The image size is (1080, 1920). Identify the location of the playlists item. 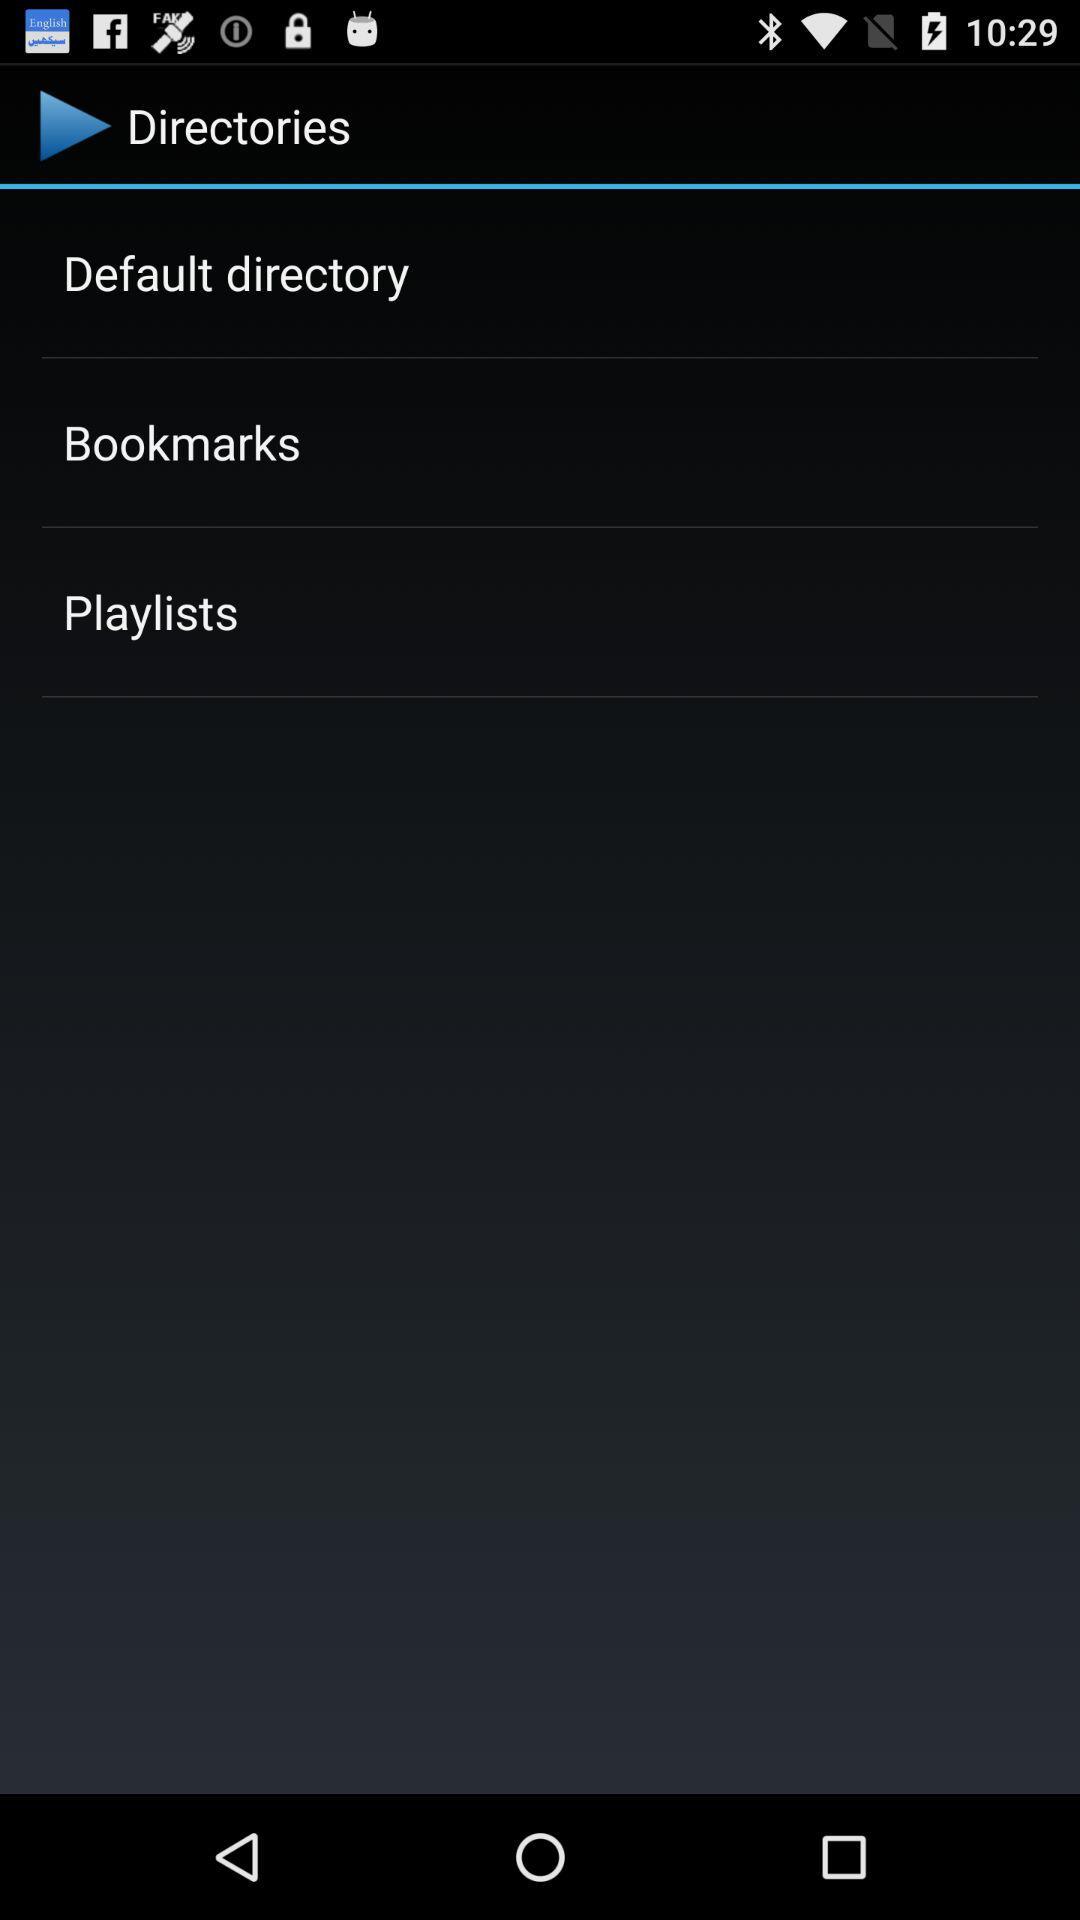
(149, 610).